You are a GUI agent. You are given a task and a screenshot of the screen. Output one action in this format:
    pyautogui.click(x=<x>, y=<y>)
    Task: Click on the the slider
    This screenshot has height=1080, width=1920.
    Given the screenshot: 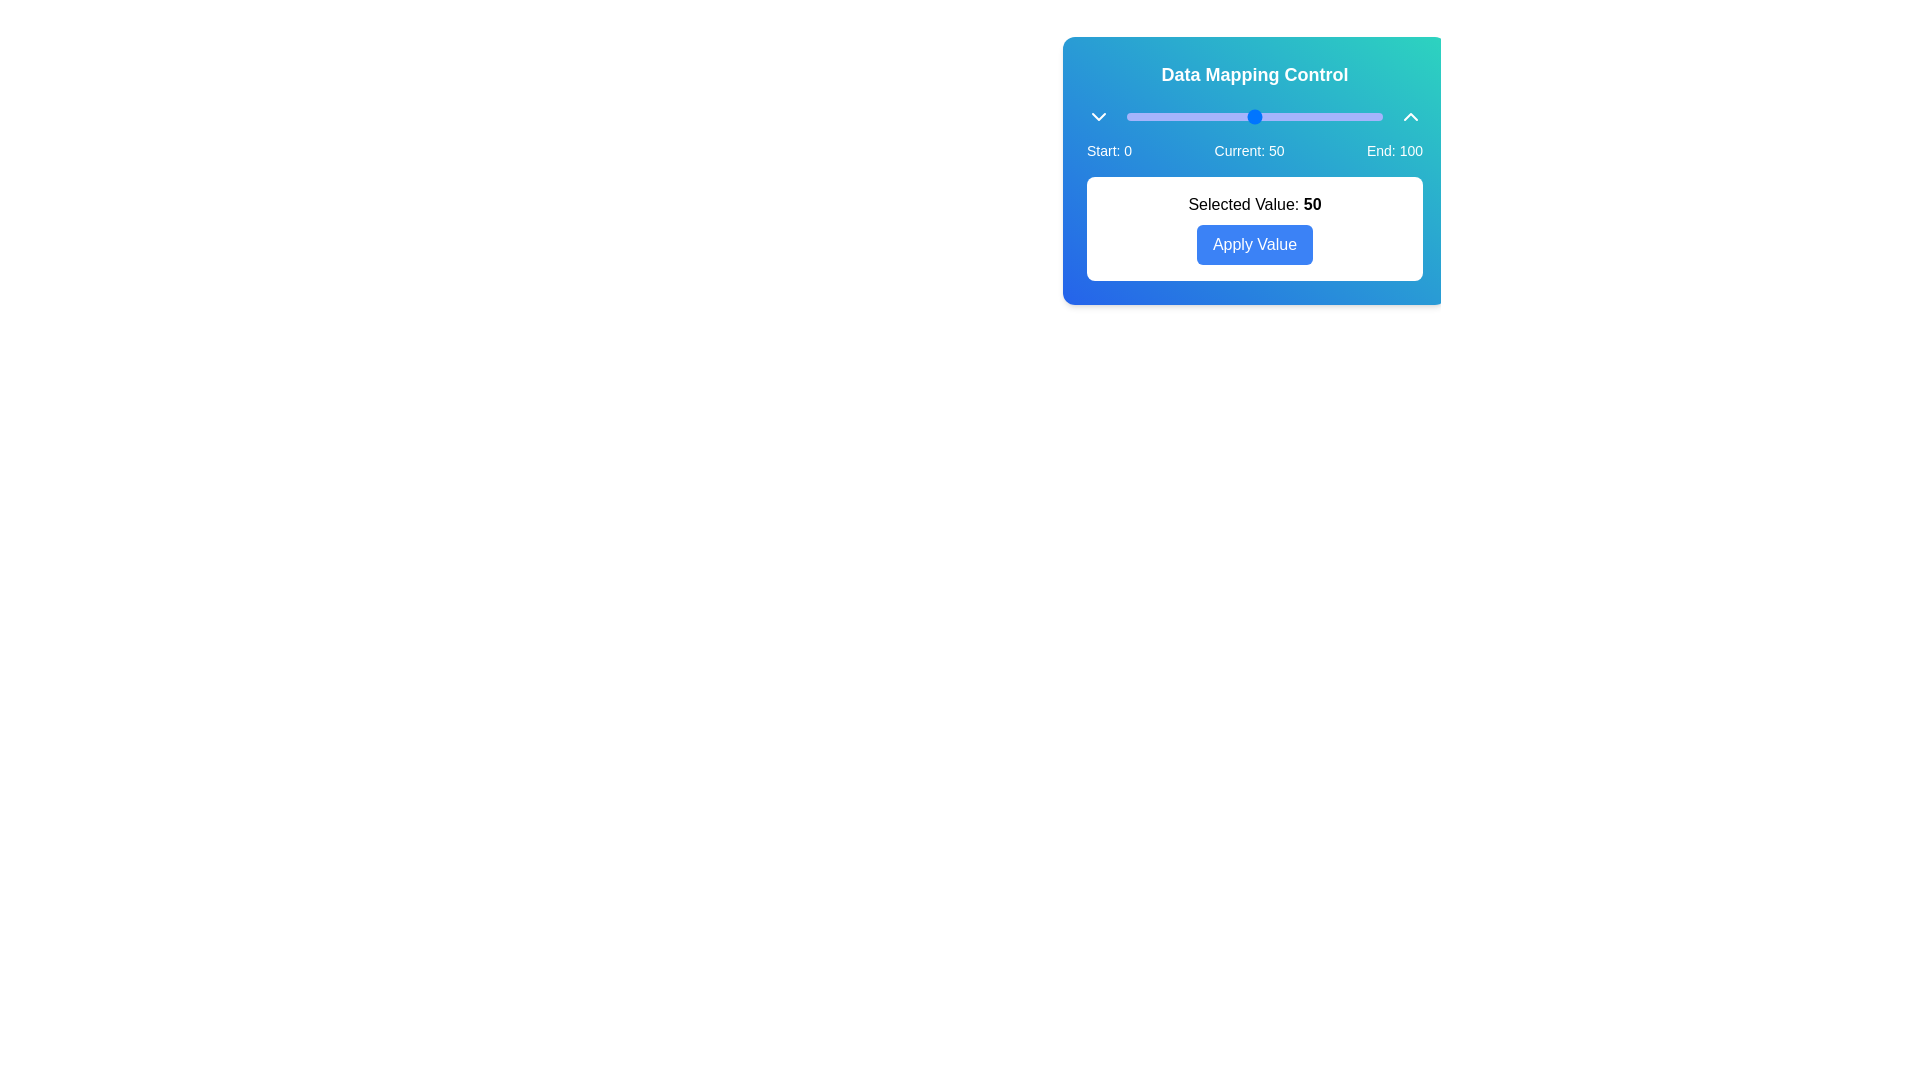 What is the action you would take?
    pyautogui.click(x=1308, y=116)
    